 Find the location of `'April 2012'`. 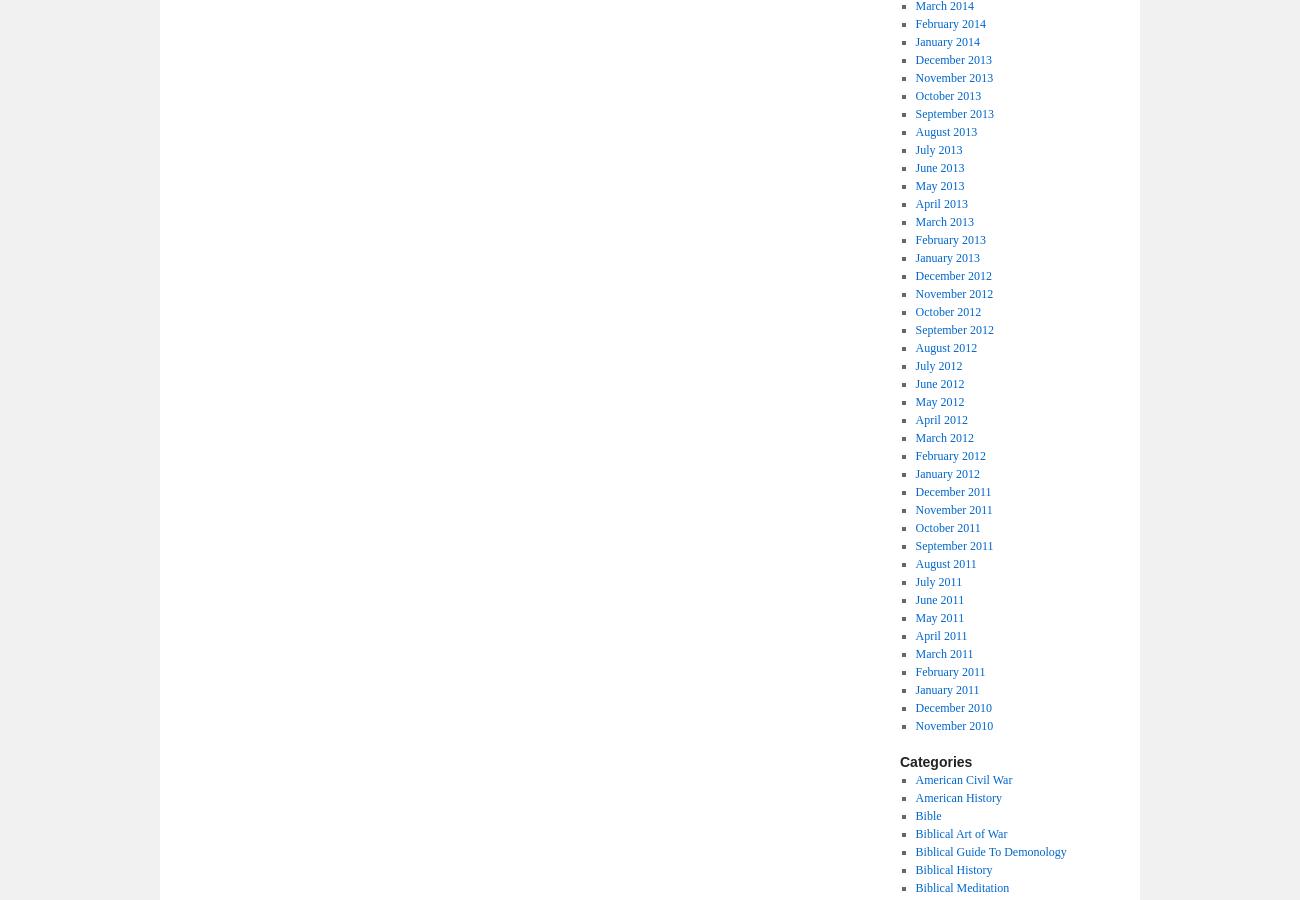

'April 2012' is located at coordinates (913, 420).